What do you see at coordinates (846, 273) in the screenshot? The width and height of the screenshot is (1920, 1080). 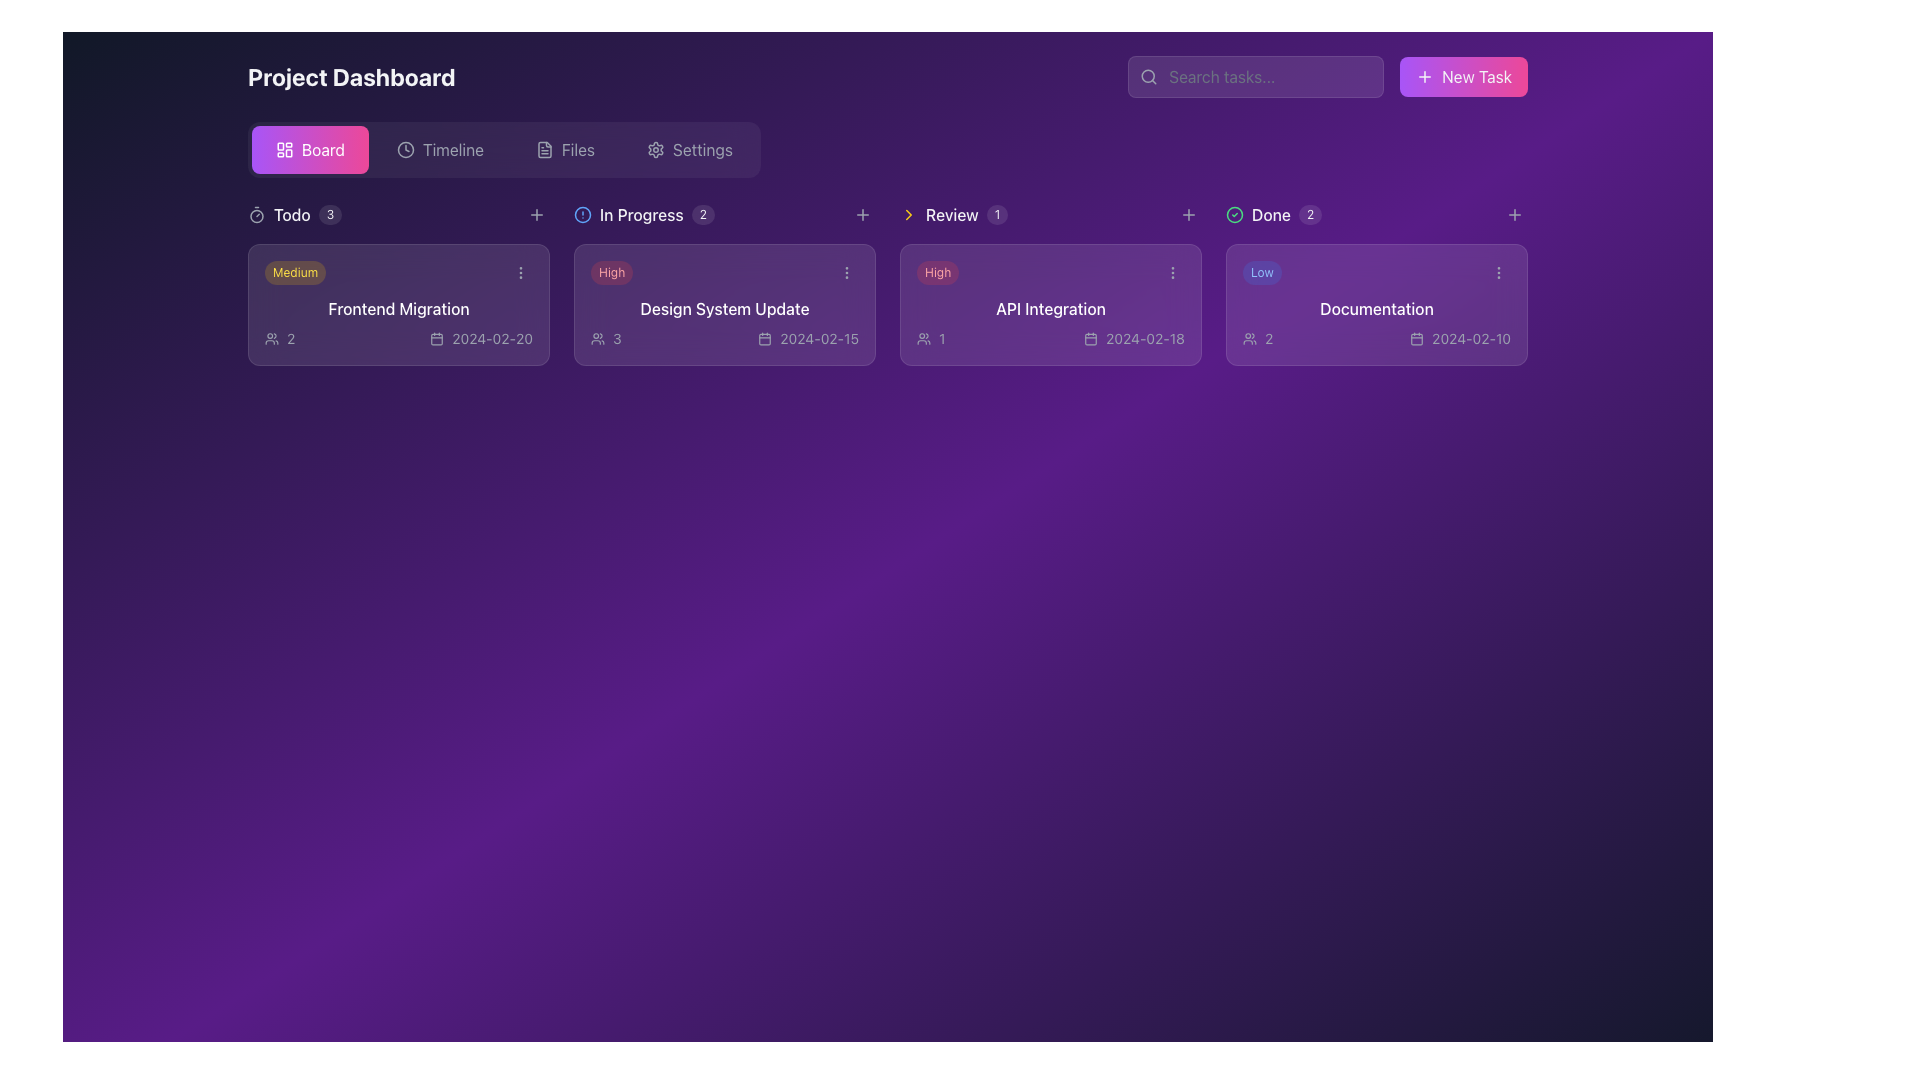 I see `the Ellipsis menu button located in the upper-right corner of the 'Design System Update' card` at bounding box center [846, 273].